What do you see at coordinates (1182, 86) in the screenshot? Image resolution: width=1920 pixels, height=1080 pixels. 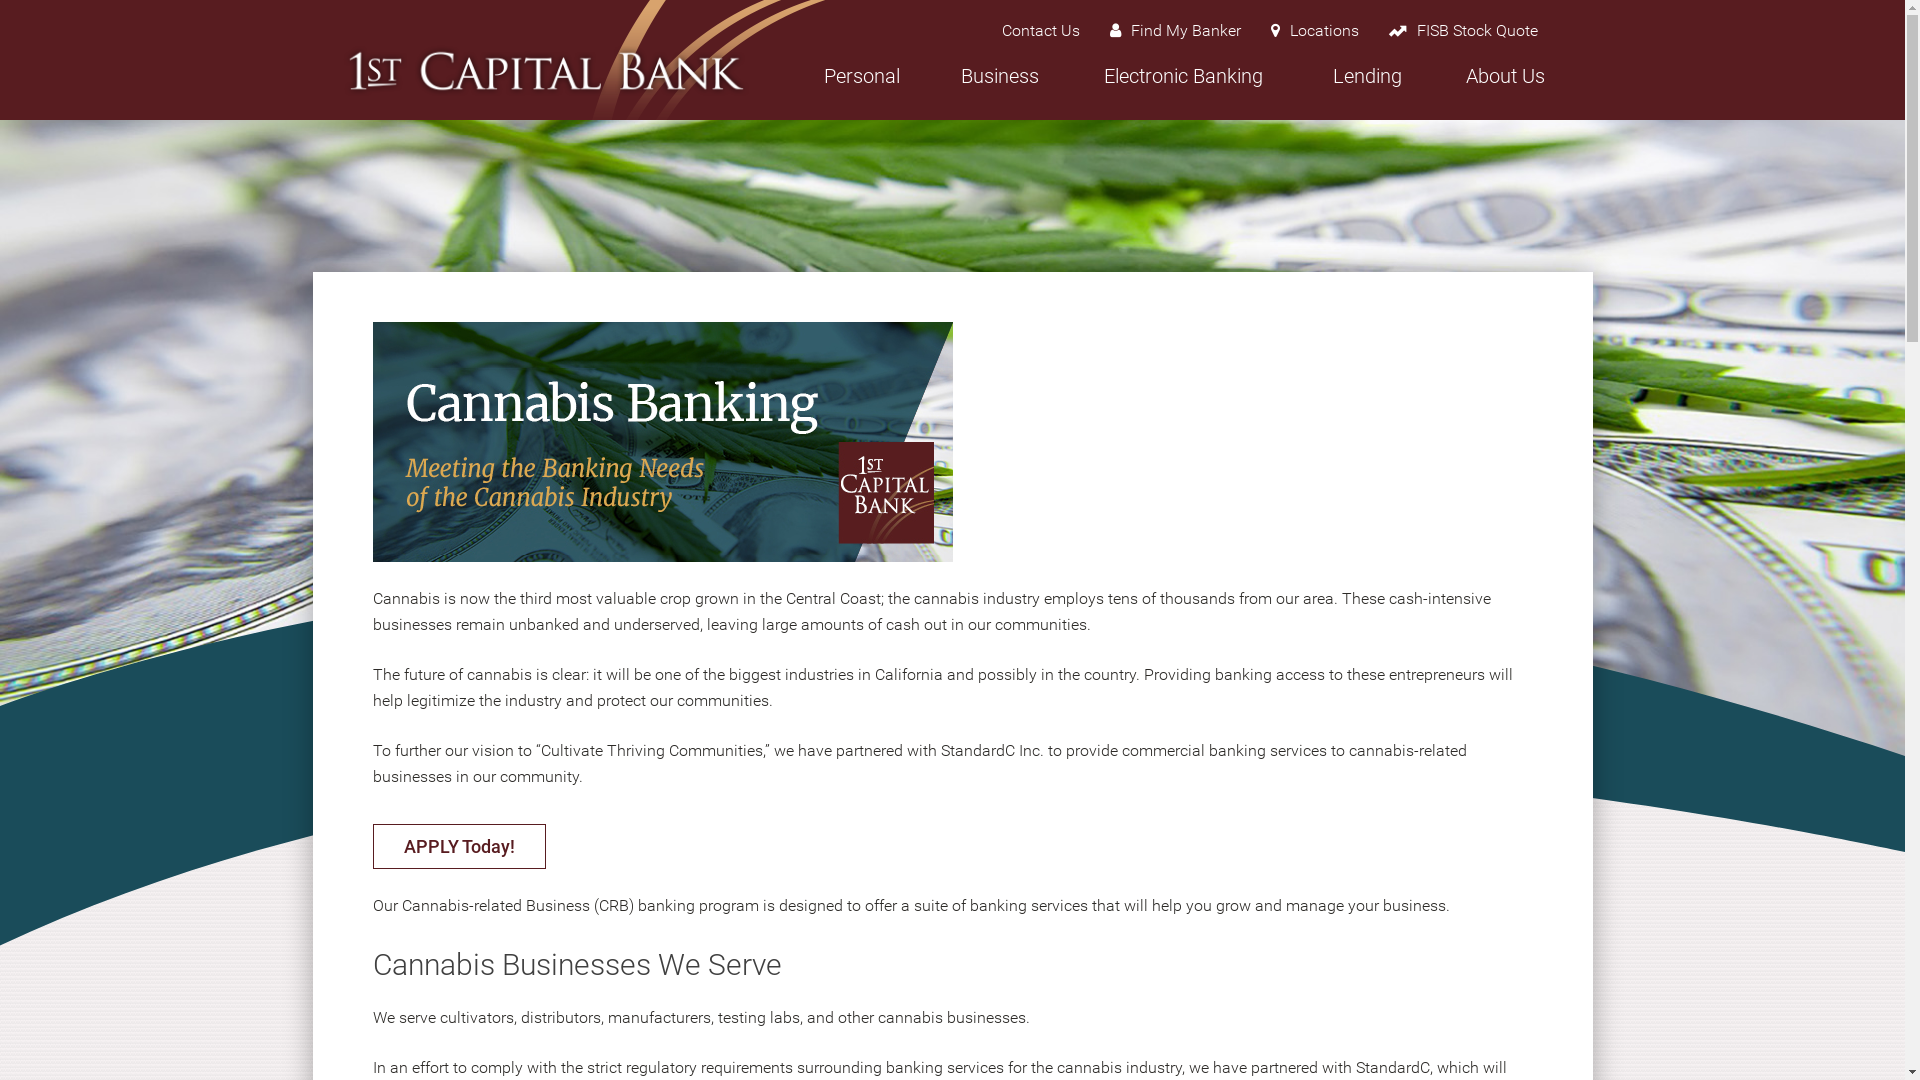 I see `'Electronic Banking'` at bounding box center [1182, 86].